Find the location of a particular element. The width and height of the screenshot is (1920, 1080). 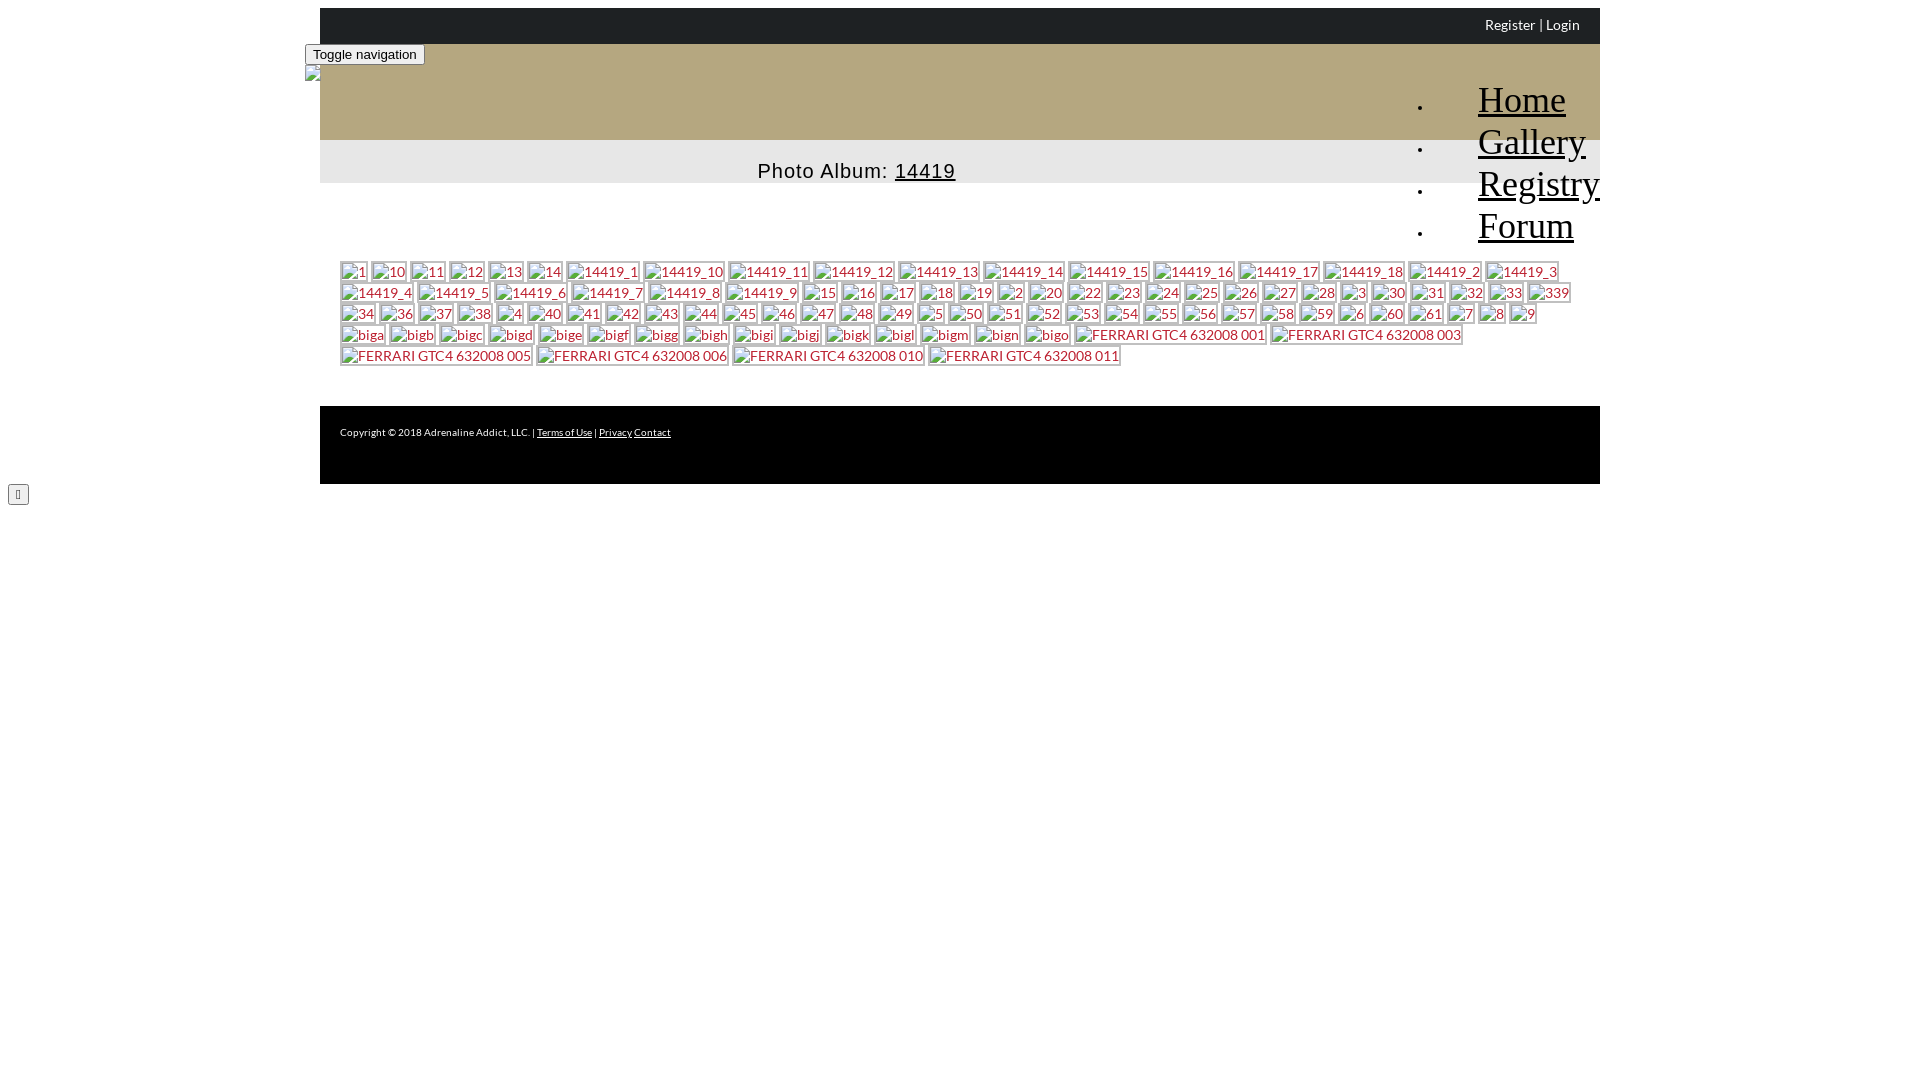

'22 (click to enlarge)' is located at coordinates (1065, 292).